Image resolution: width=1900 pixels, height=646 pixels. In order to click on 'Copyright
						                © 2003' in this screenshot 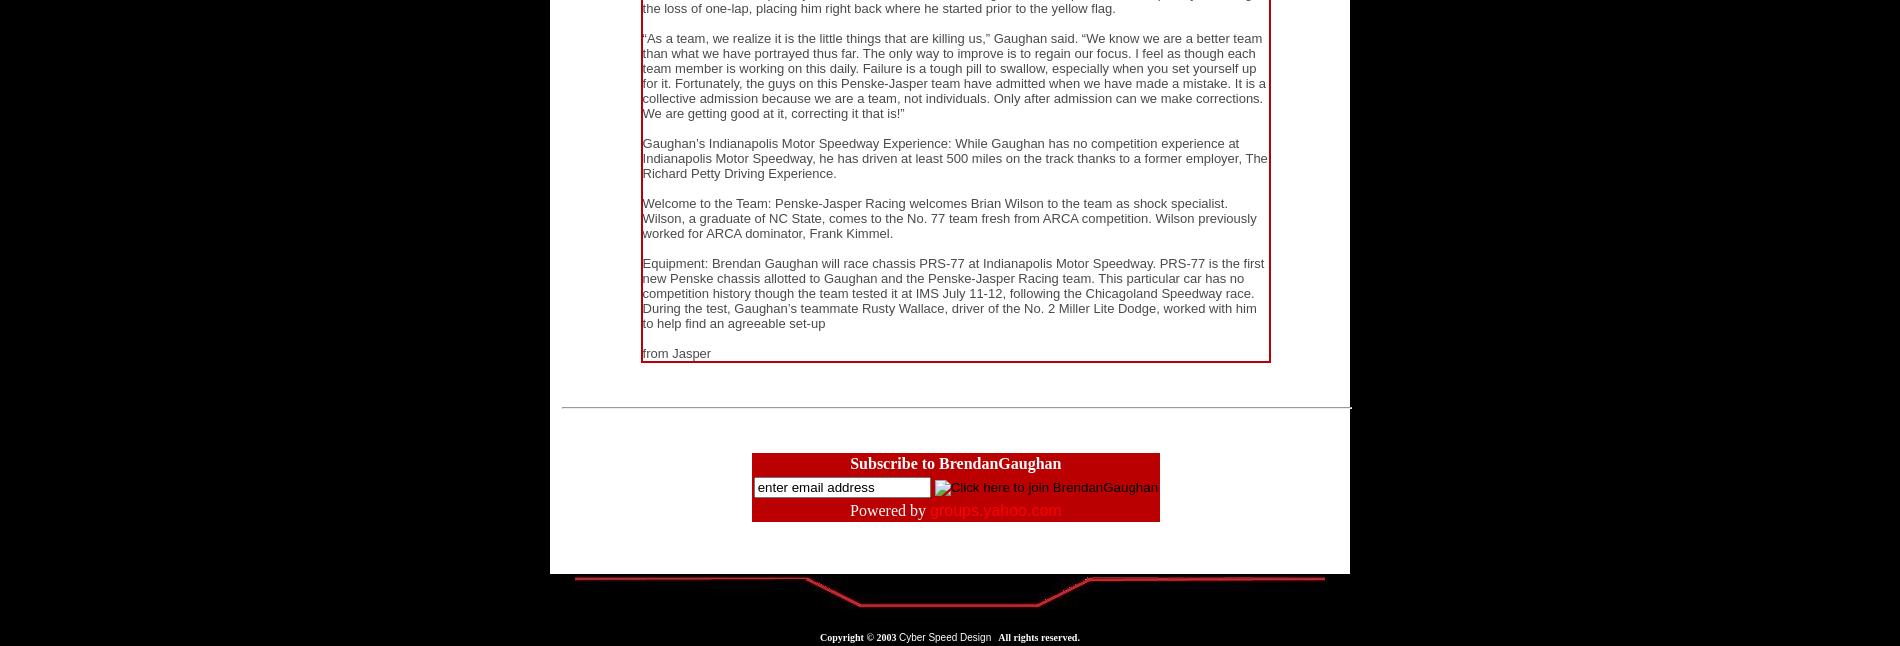, I will do `click(819, 637)`.